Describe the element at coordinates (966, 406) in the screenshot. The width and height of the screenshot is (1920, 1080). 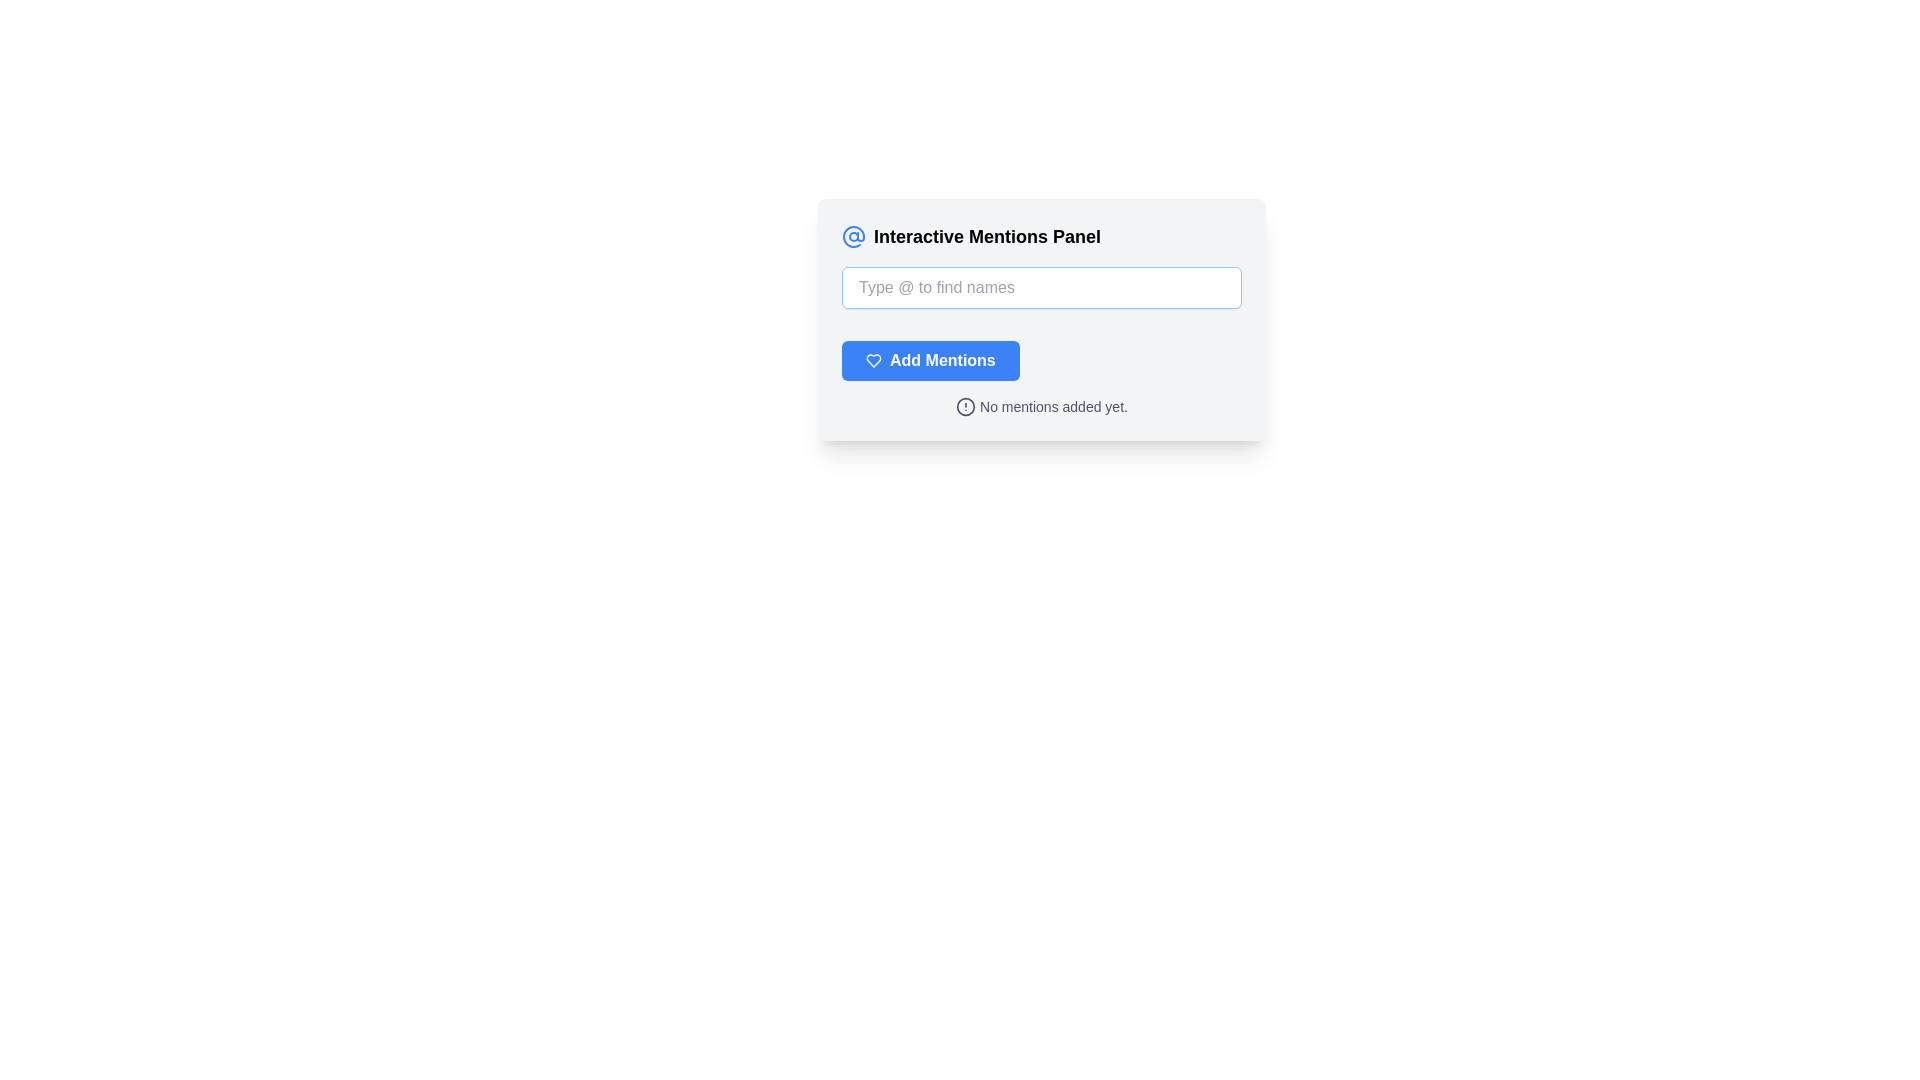
I see `the circular warning icon with an exclamation mark located to the left of the text 'No mentions added yet.' in the footer of the mentions panel` at that location.